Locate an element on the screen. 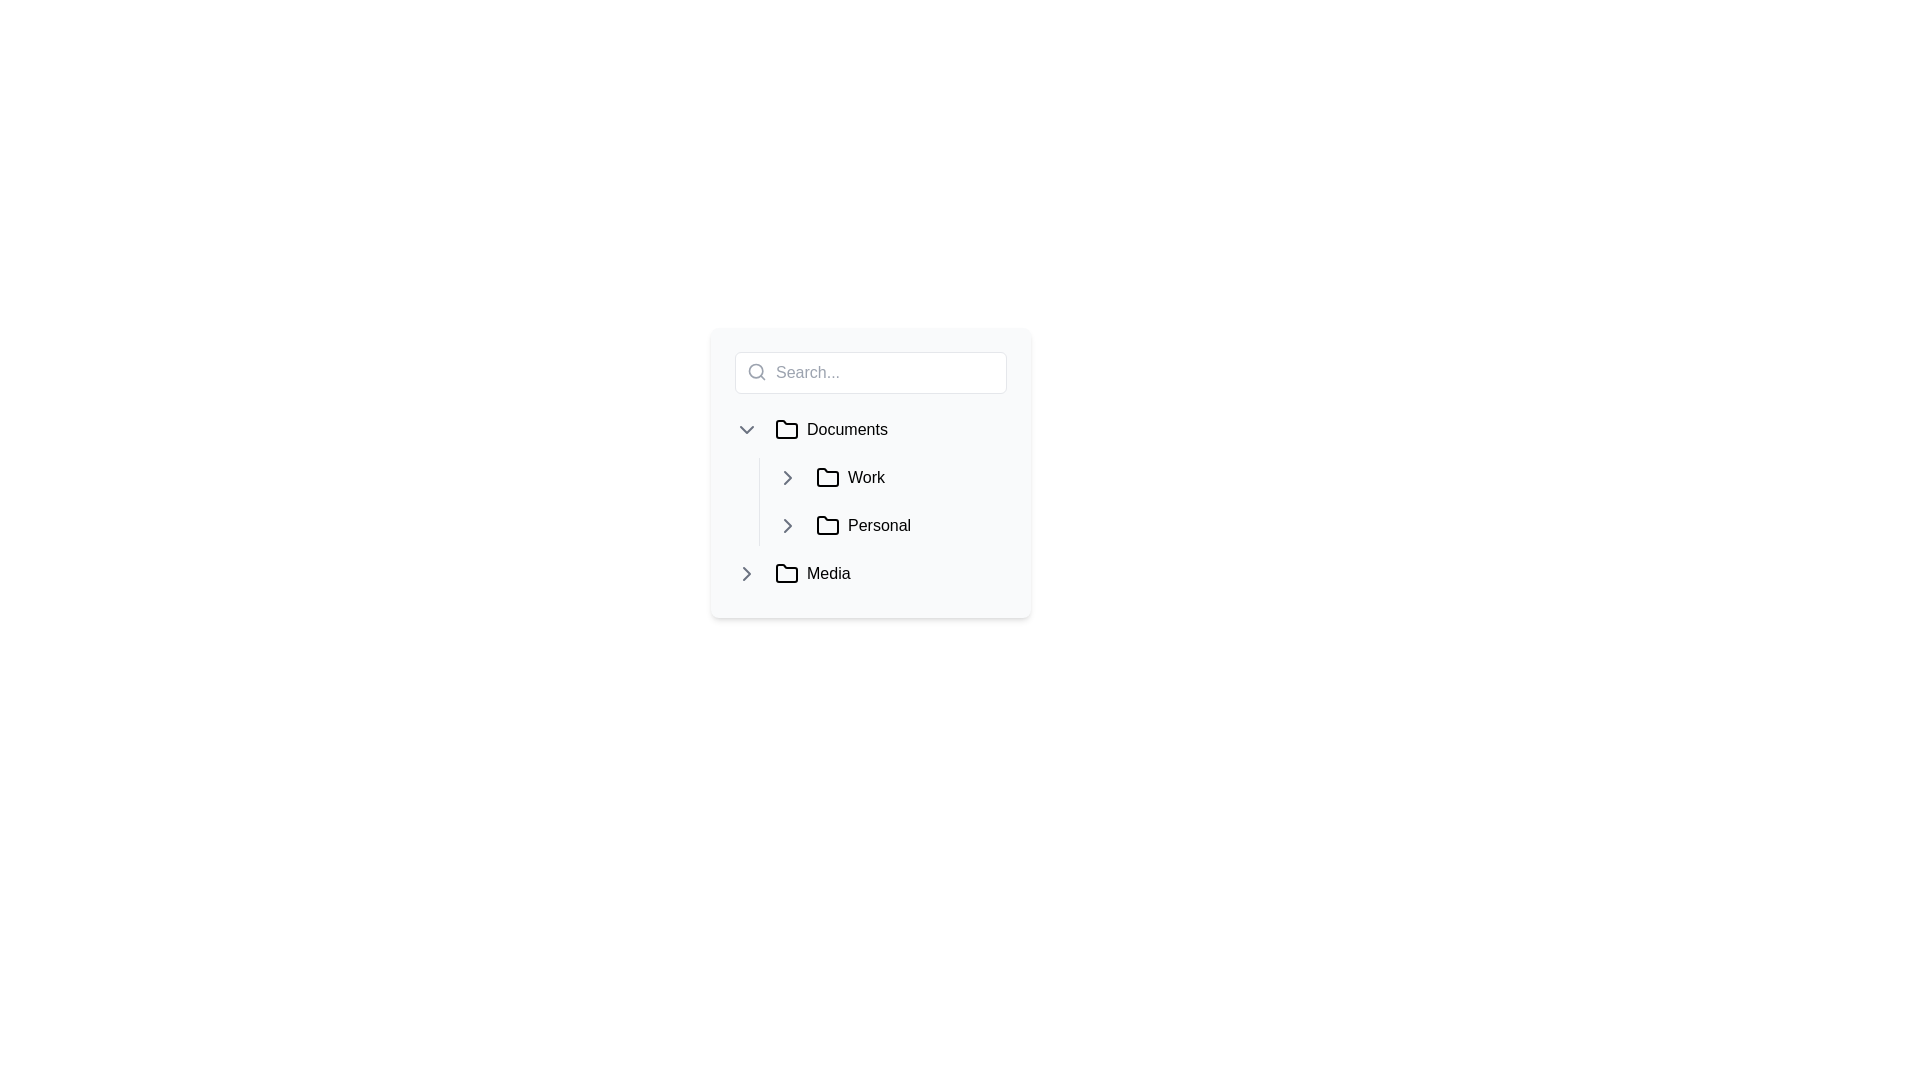 The height and width of the screenshot is (1080, 1920). the disclosure icon located to the left of the 'Work' label is located at coordinates (786, 478).